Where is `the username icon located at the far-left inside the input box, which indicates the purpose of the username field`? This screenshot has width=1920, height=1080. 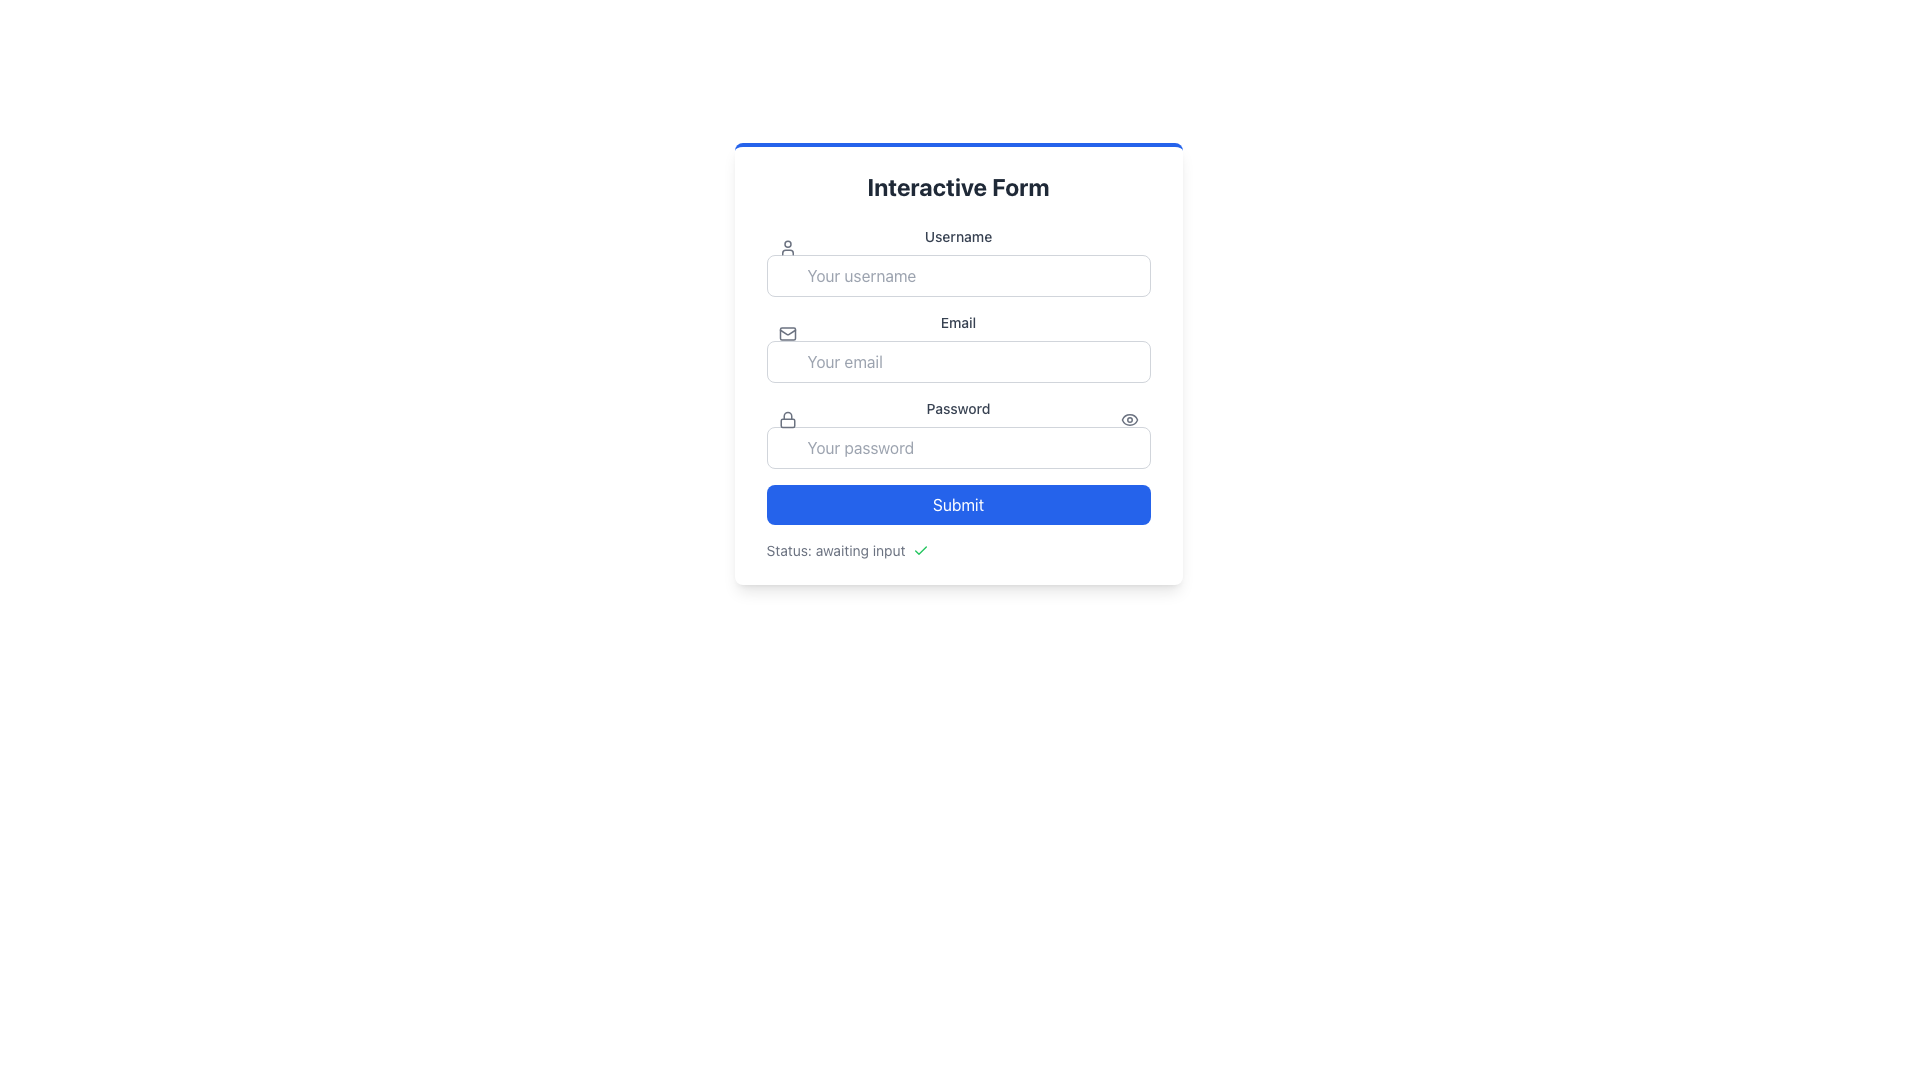 the username icon located at the far-left inside the input box, which indicates the purpose of the username field is located at coordinates (786, 246).